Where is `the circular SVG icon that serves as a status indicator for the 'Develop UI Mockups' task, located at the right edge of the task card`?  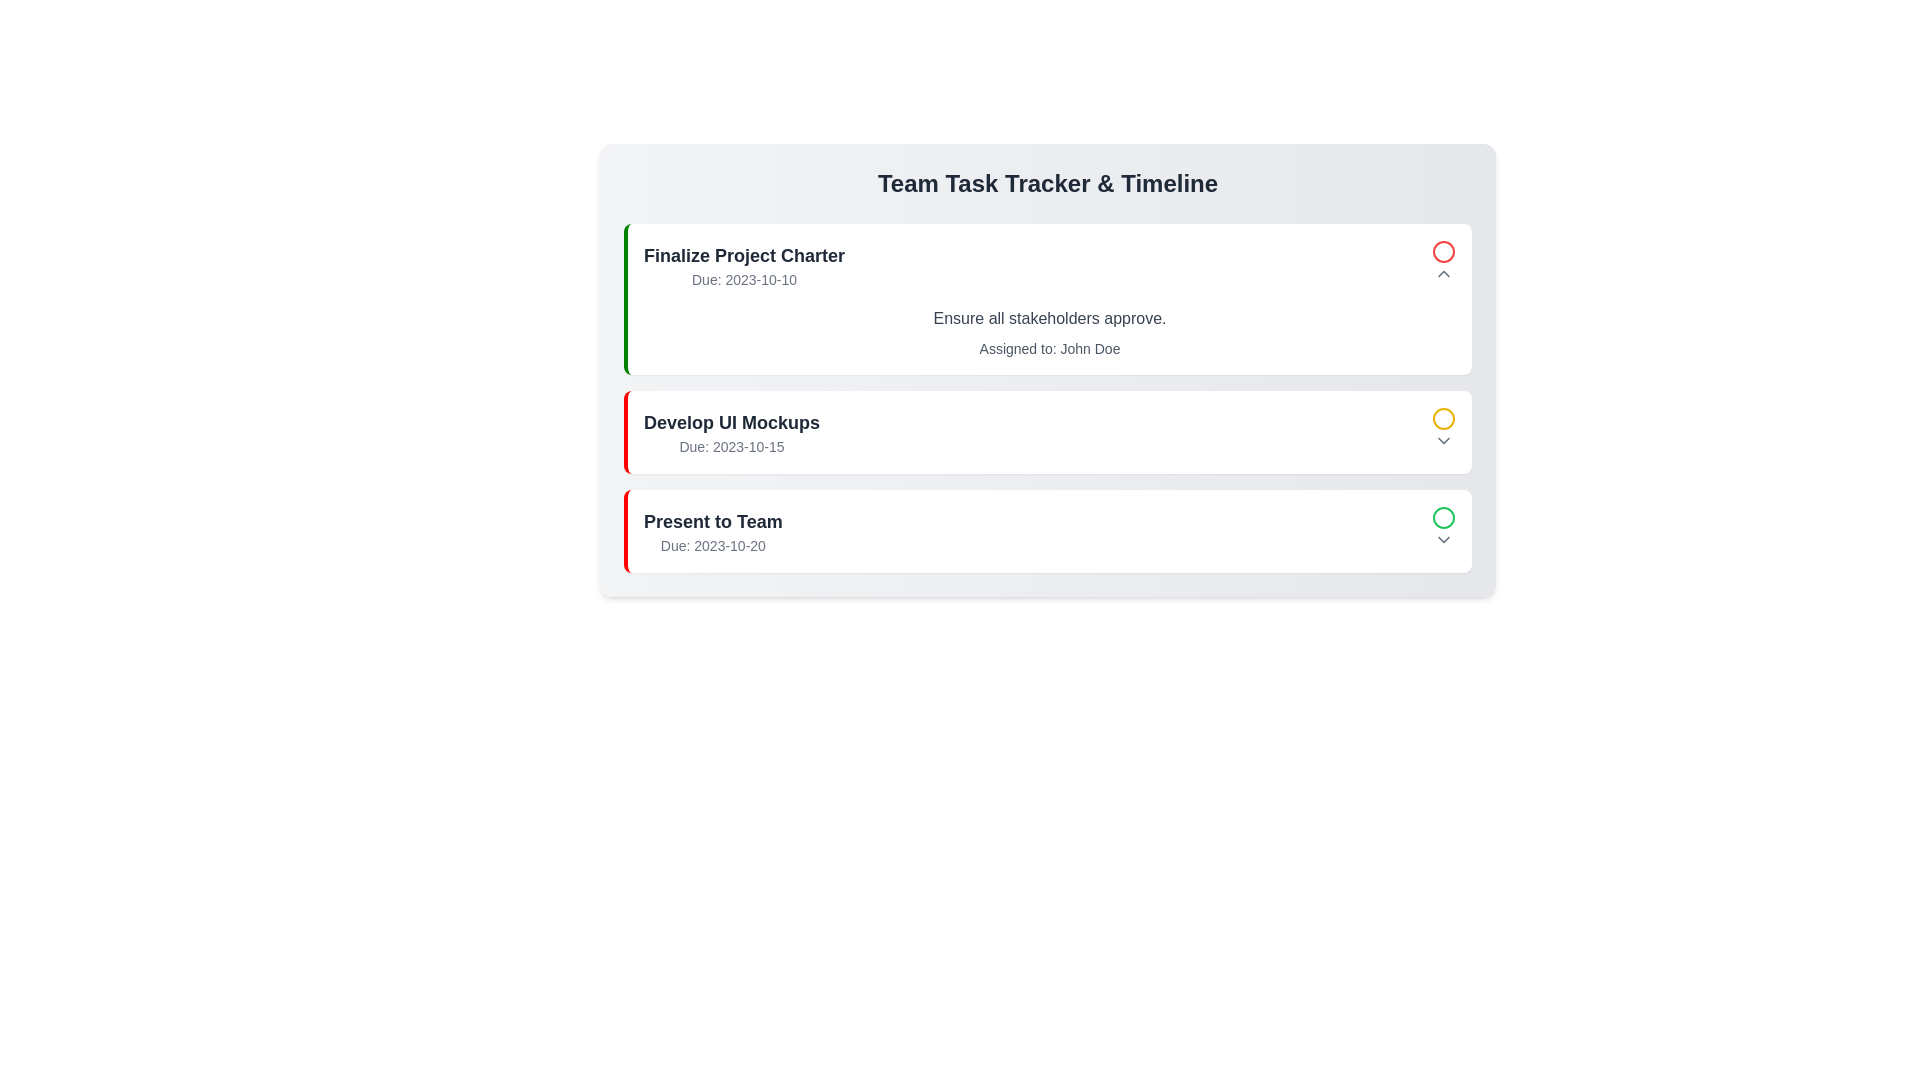 the circular SVG icon that serves as a status indicator for the 'Develop UI Mockups' task, located at the right edge of the task card is located at coordinates (1444, 418).